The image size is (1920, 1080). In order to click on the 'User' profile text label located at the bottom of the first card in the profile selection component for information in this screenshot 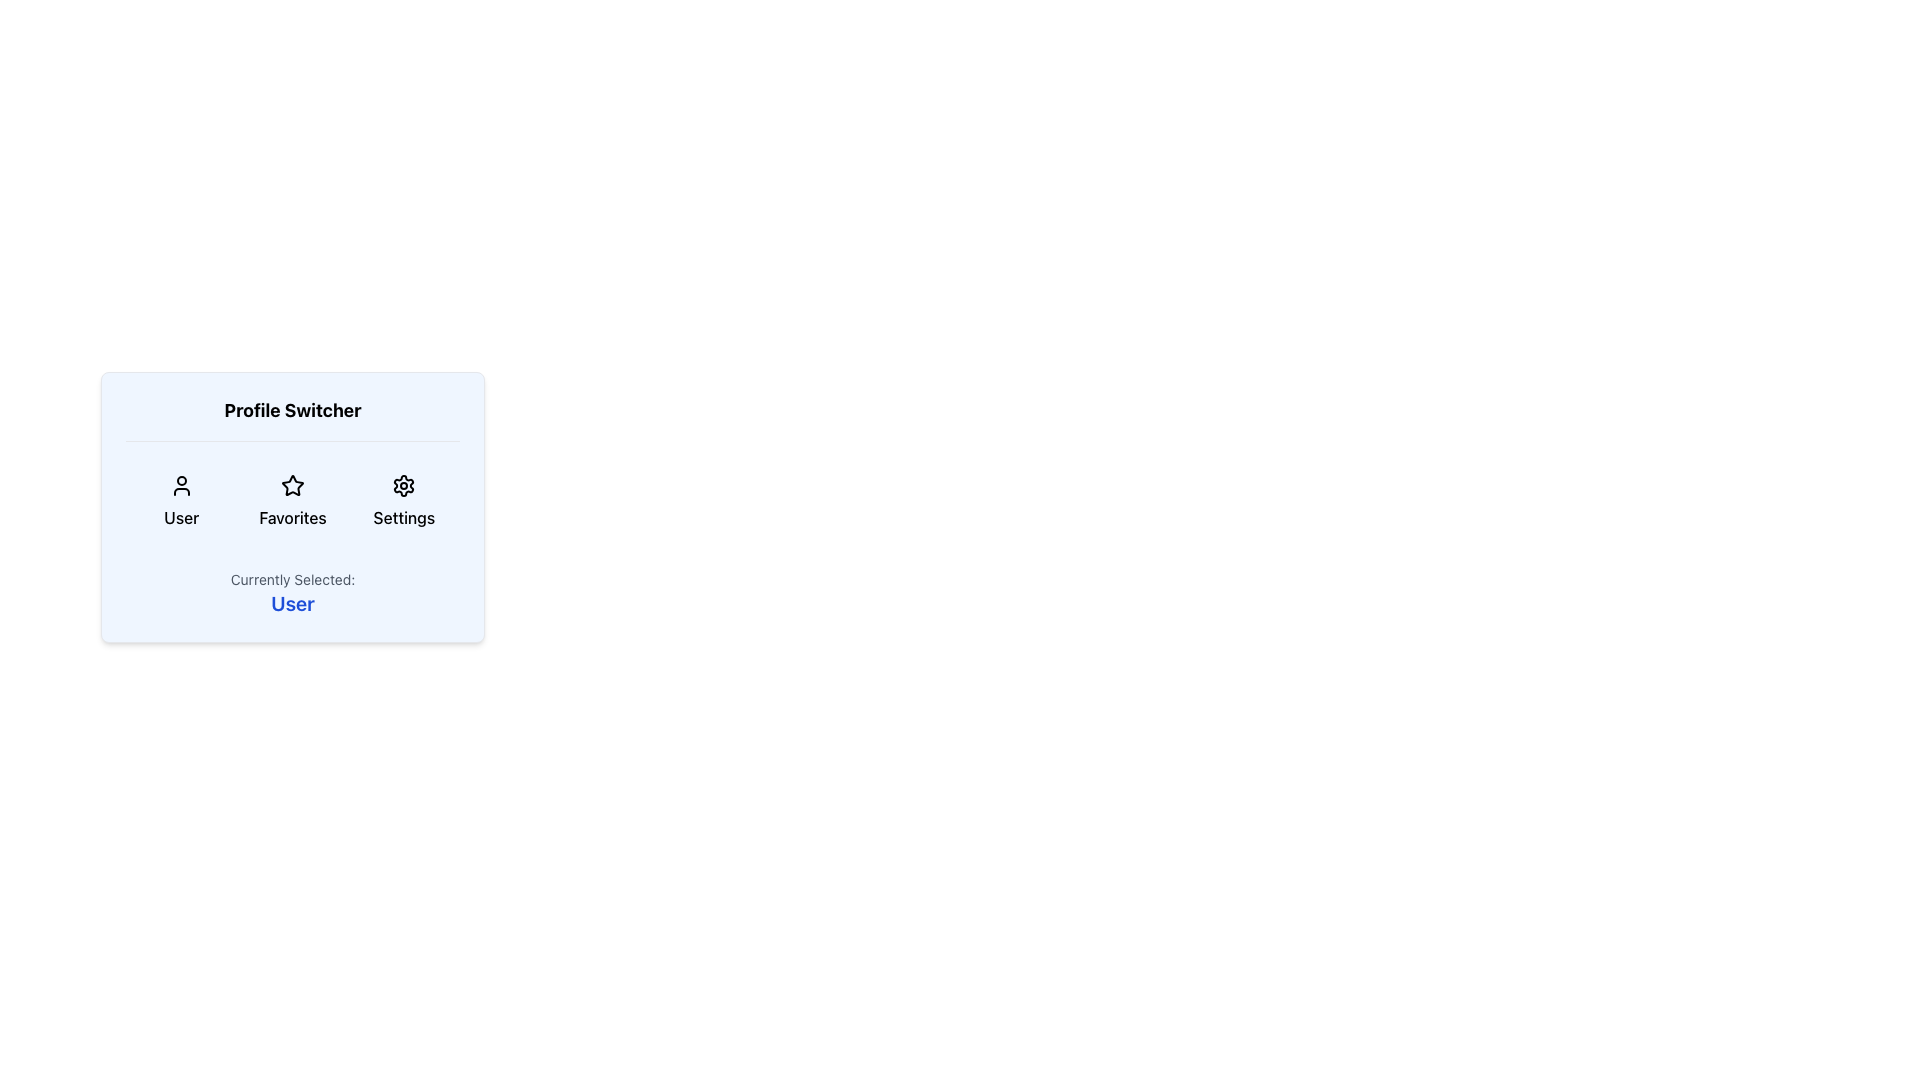, I will do `click(181, 516)`.